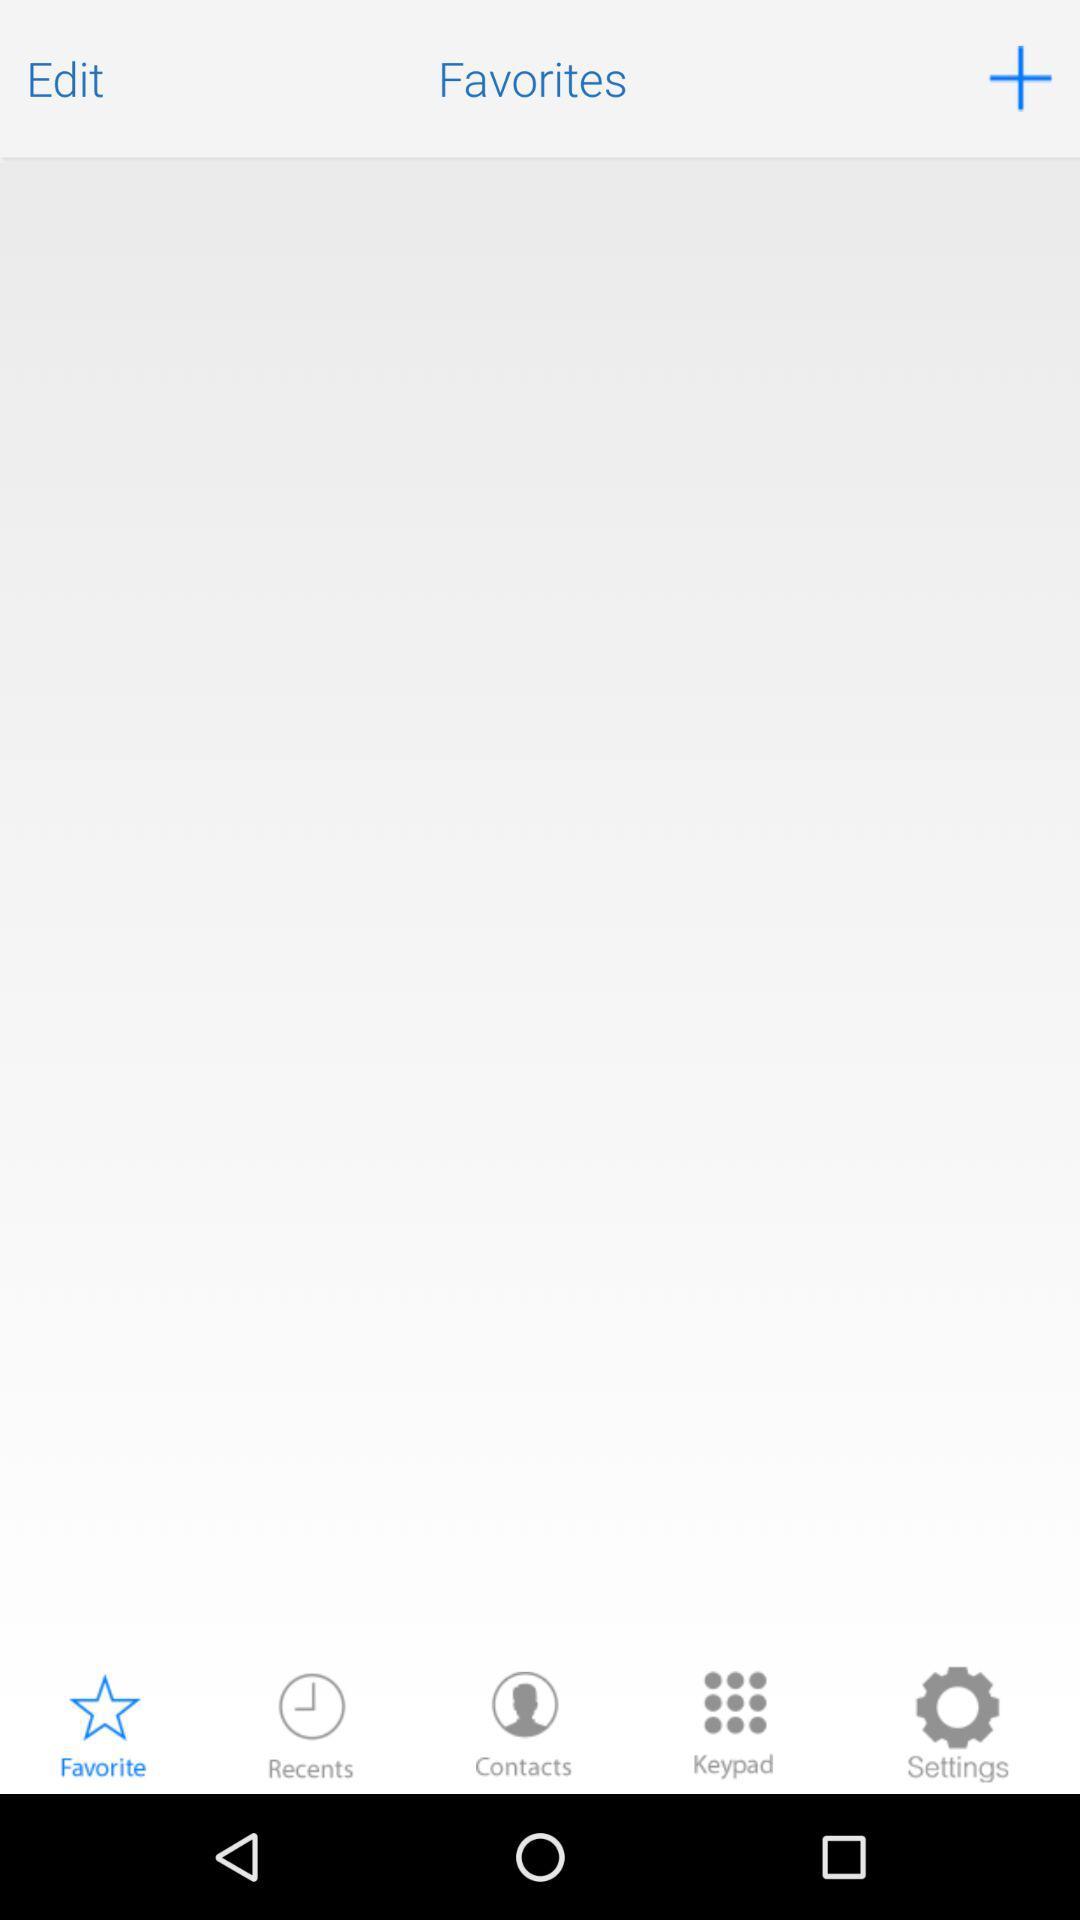  Describe the element at coordinates (540, 909) in the screenshot. I see `favorites list` at that location.